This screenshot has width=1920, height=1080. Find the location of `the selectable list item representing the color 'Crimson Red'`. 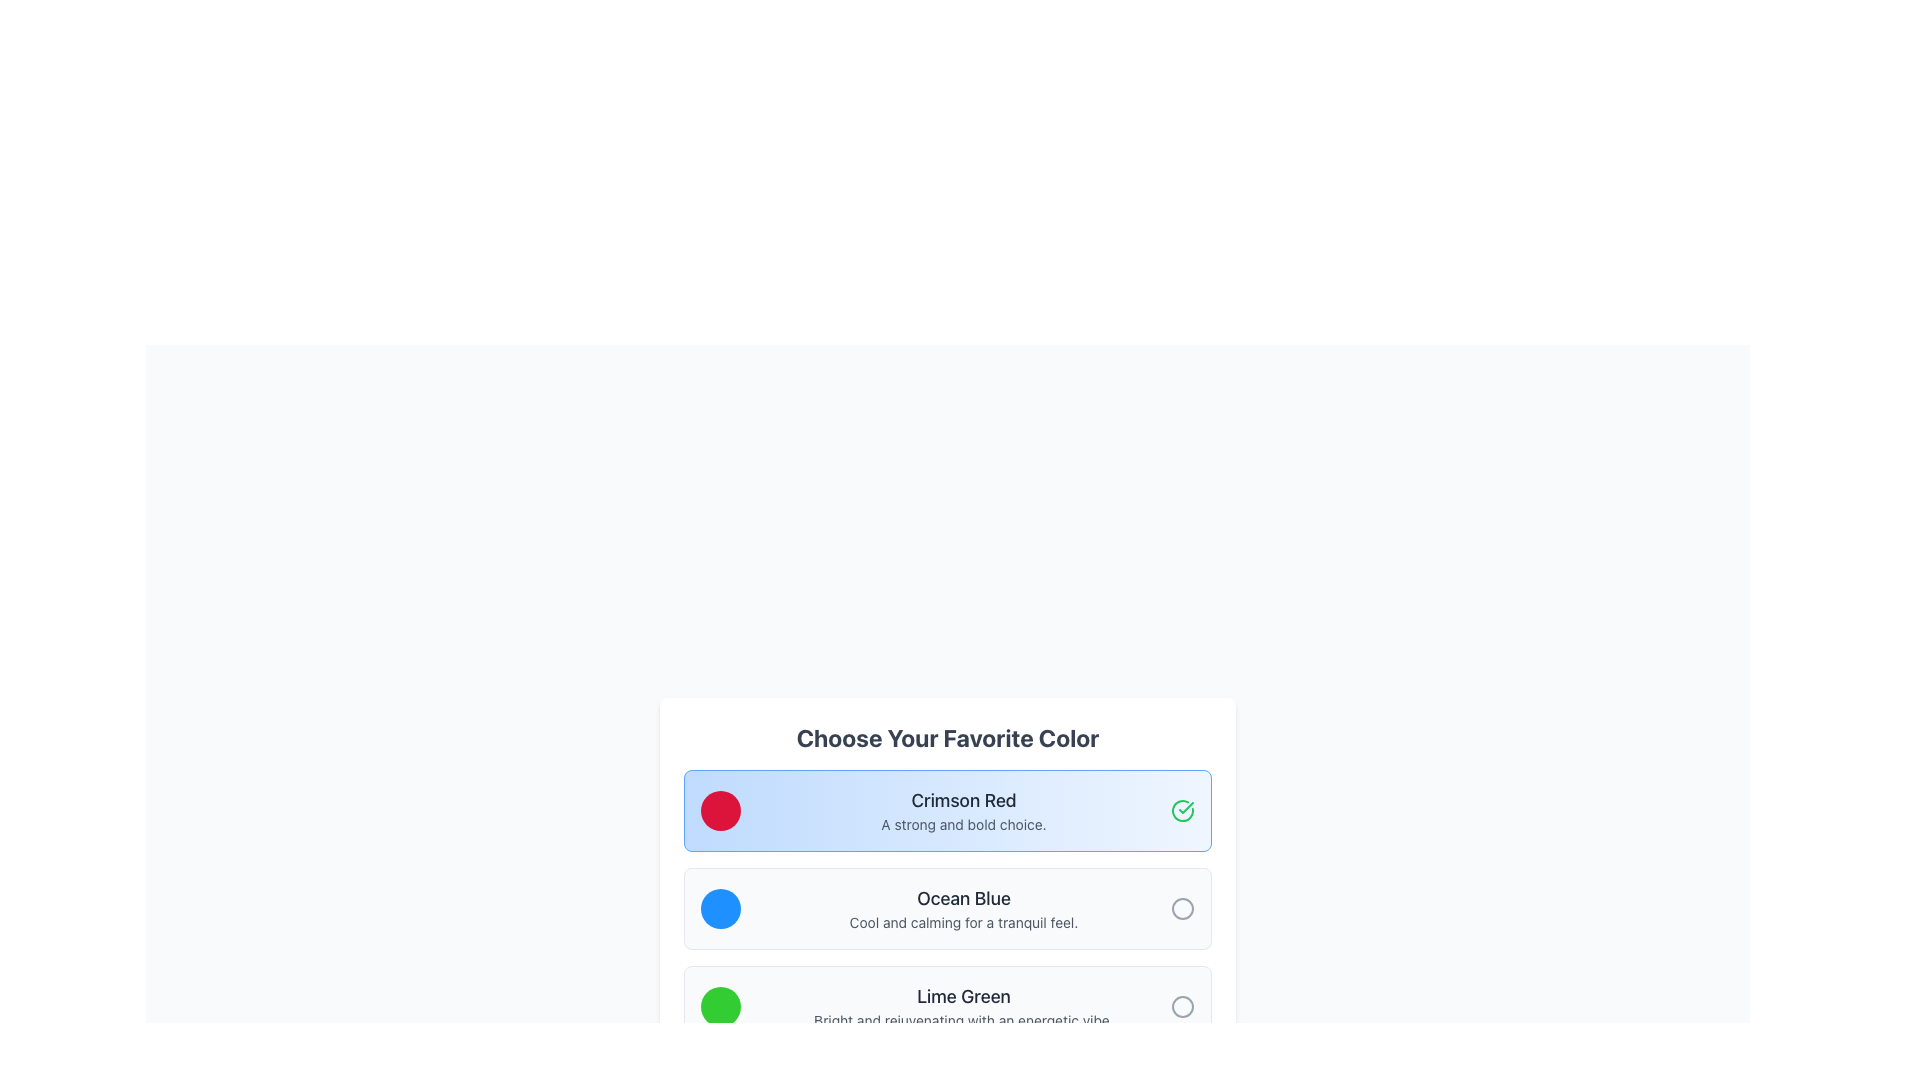

the selectable list item representing the color 'Crimson Red' is located at coordinates (947, 810).